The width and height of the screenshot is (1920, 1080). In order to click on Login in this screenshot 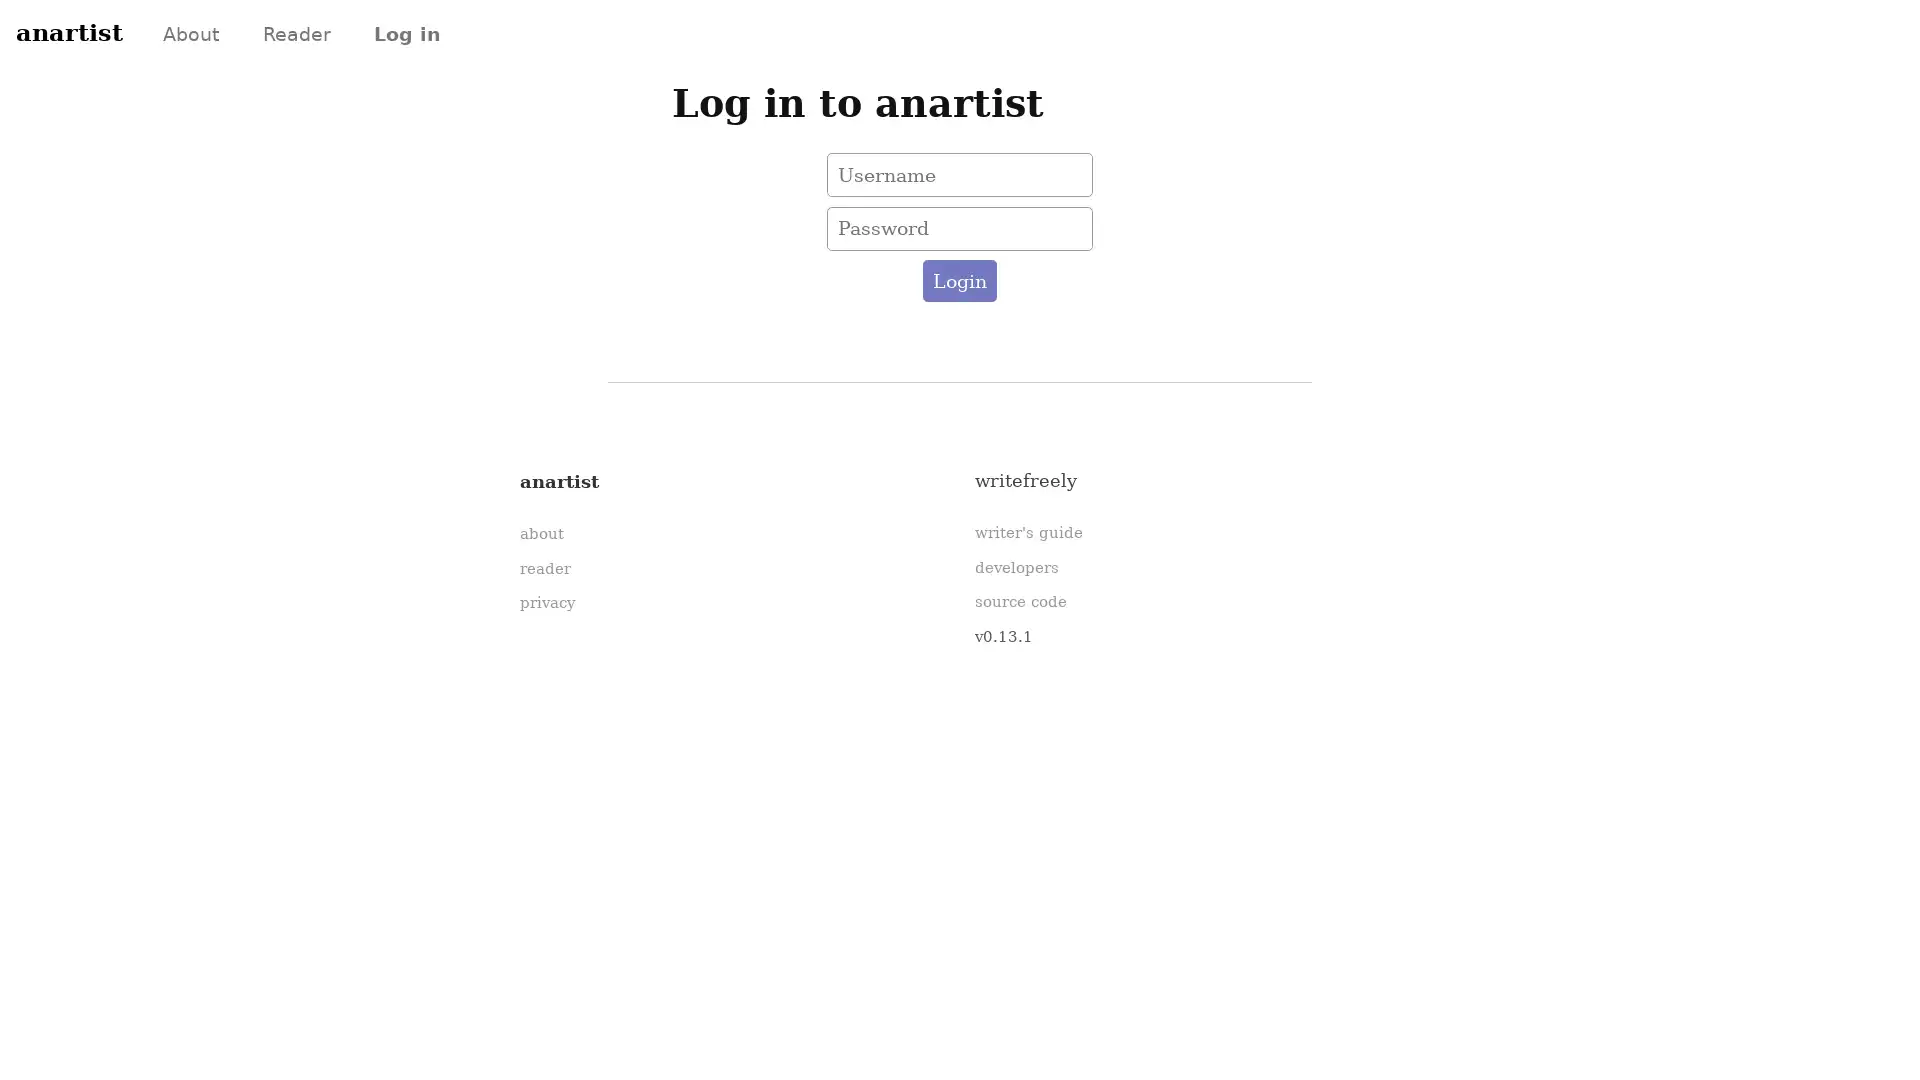, I will do `click(958, 281)`.